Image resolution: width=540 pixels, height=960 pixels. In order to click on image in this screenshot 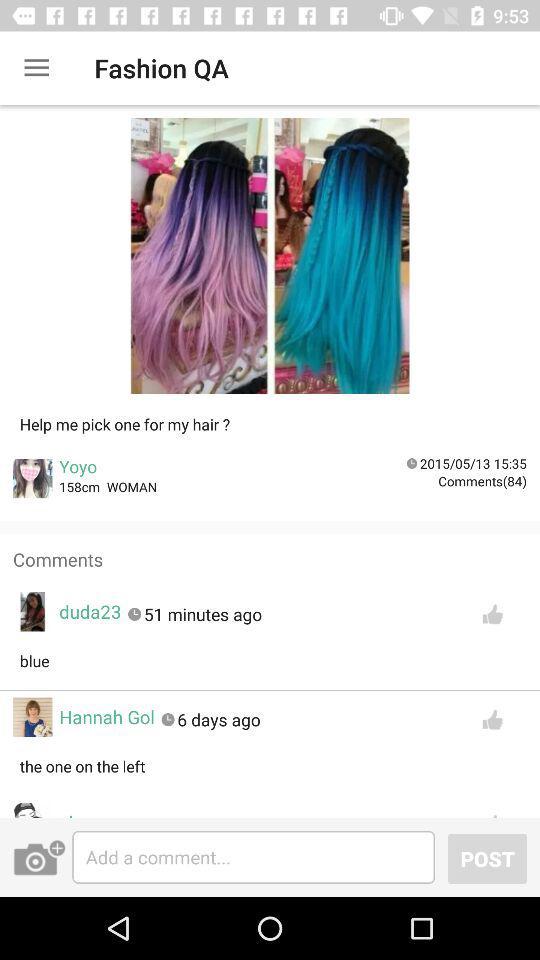, I will do `click(270, 261)`.